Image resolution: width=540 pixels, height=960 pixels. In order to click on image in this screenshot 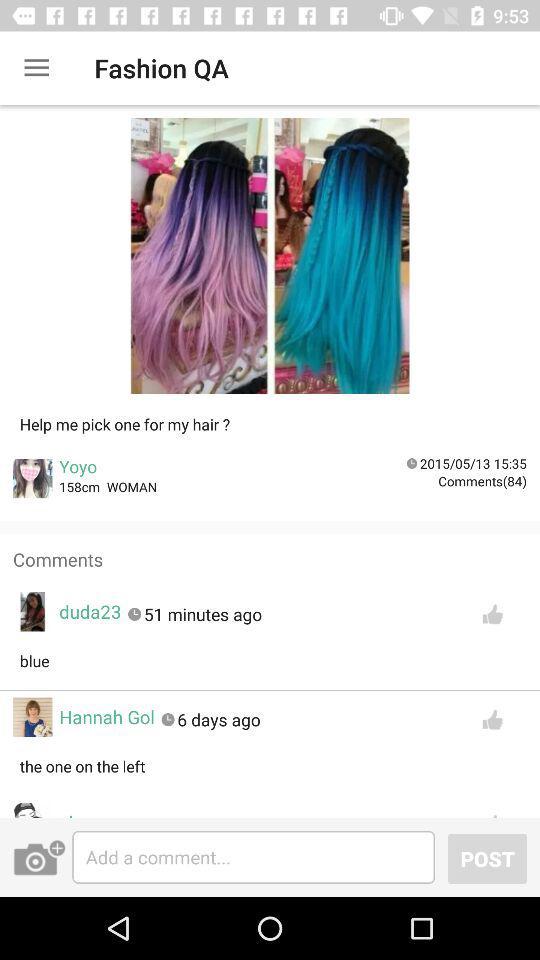, I will do `click(270, 261)`.